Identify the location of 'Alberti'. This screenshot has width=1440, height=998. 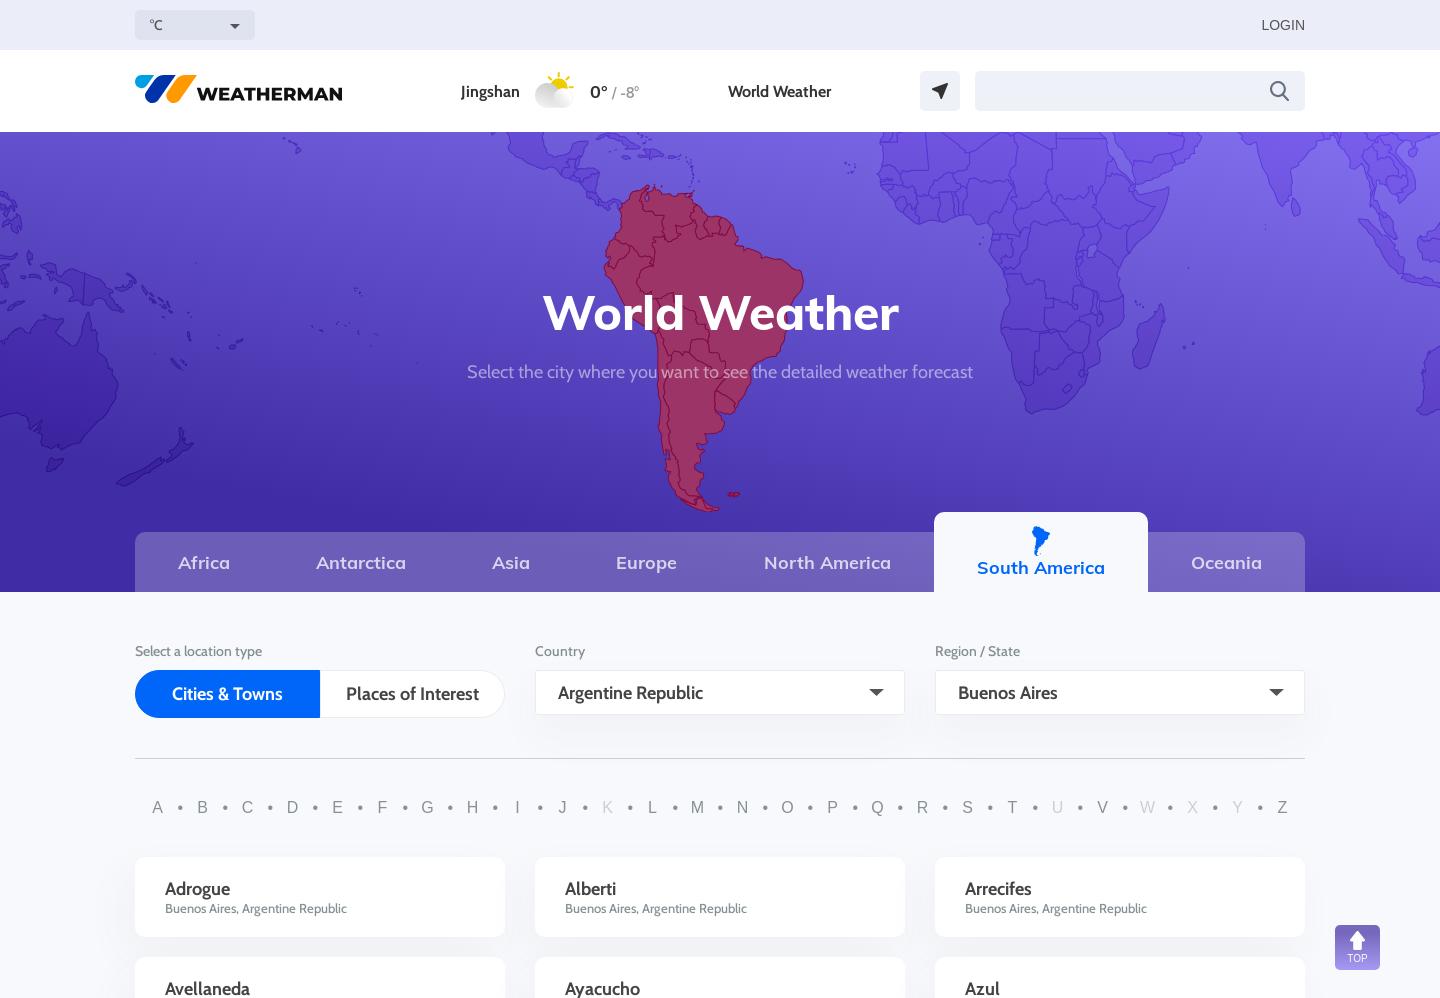
(589, 887).